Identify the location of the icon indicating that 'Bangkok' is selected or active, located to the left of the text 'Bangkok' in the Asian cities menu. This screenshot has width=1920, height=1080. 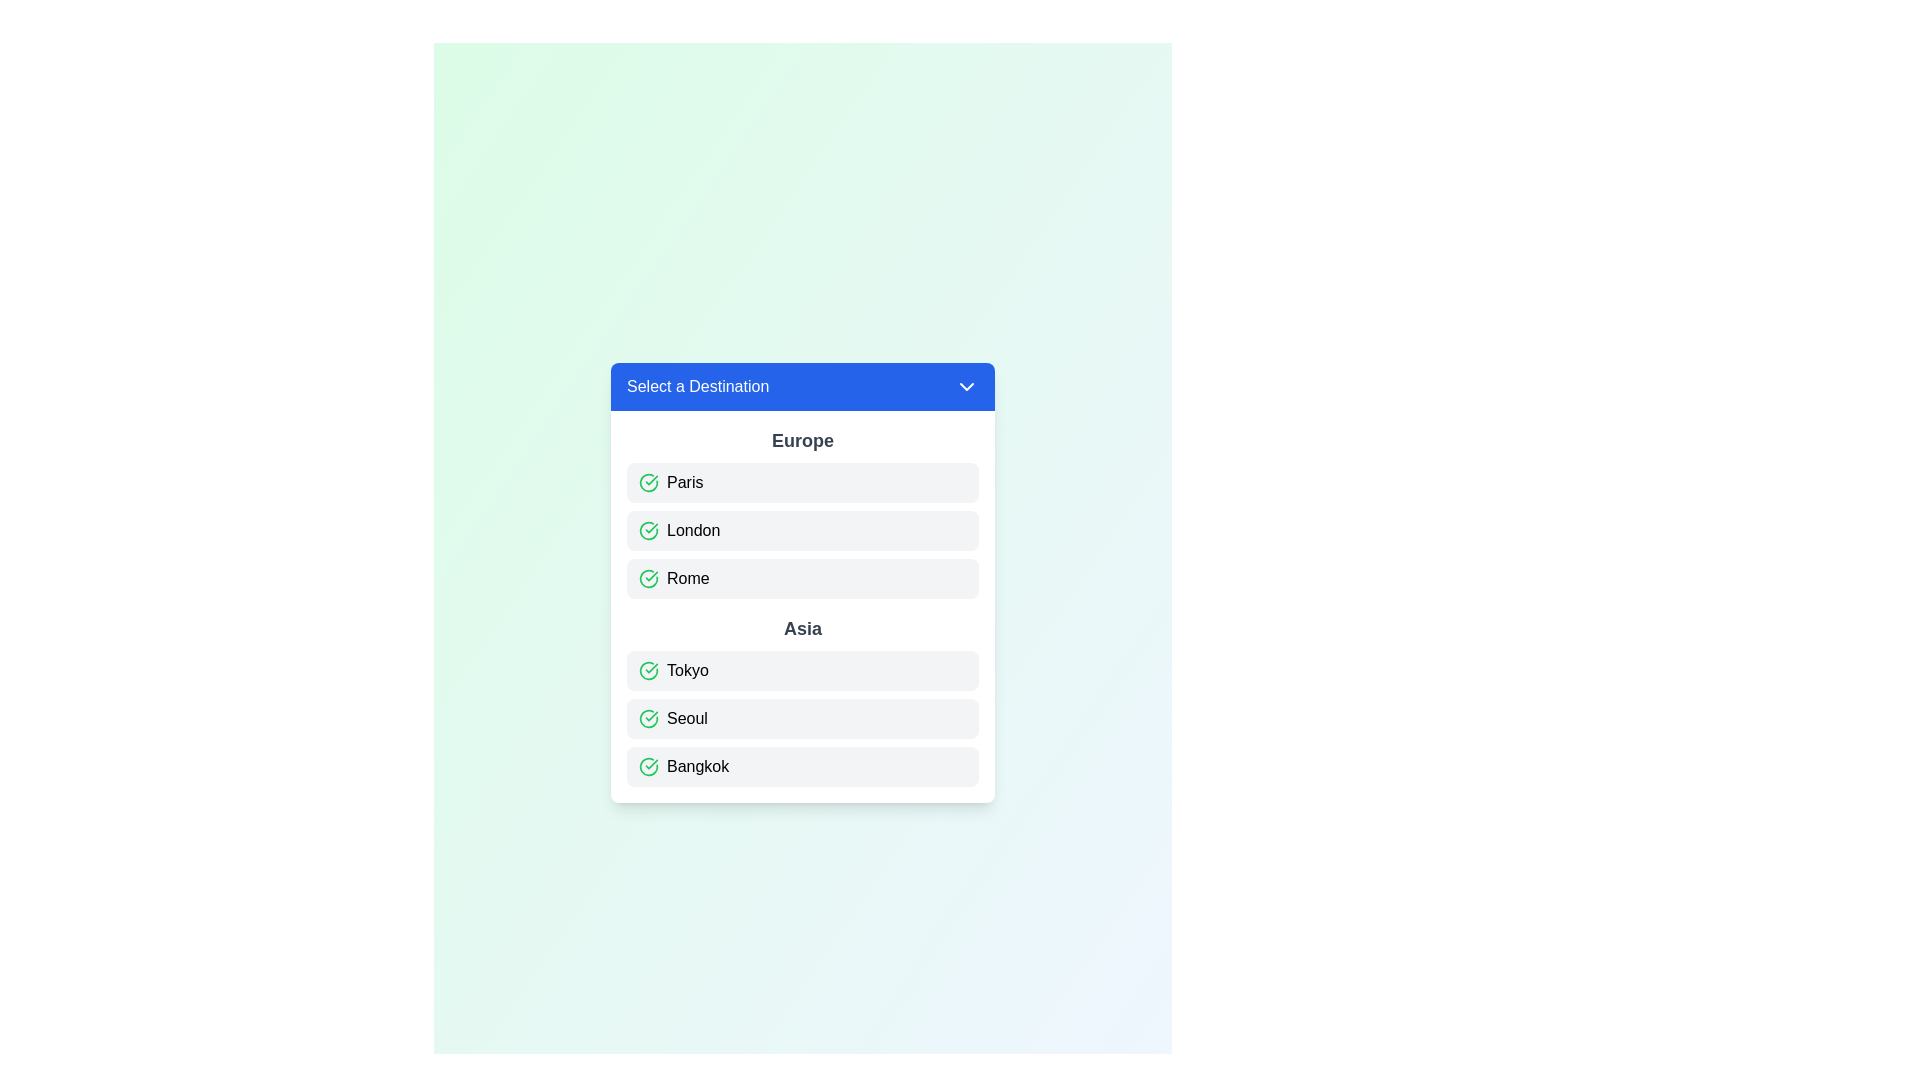
(648, 766).